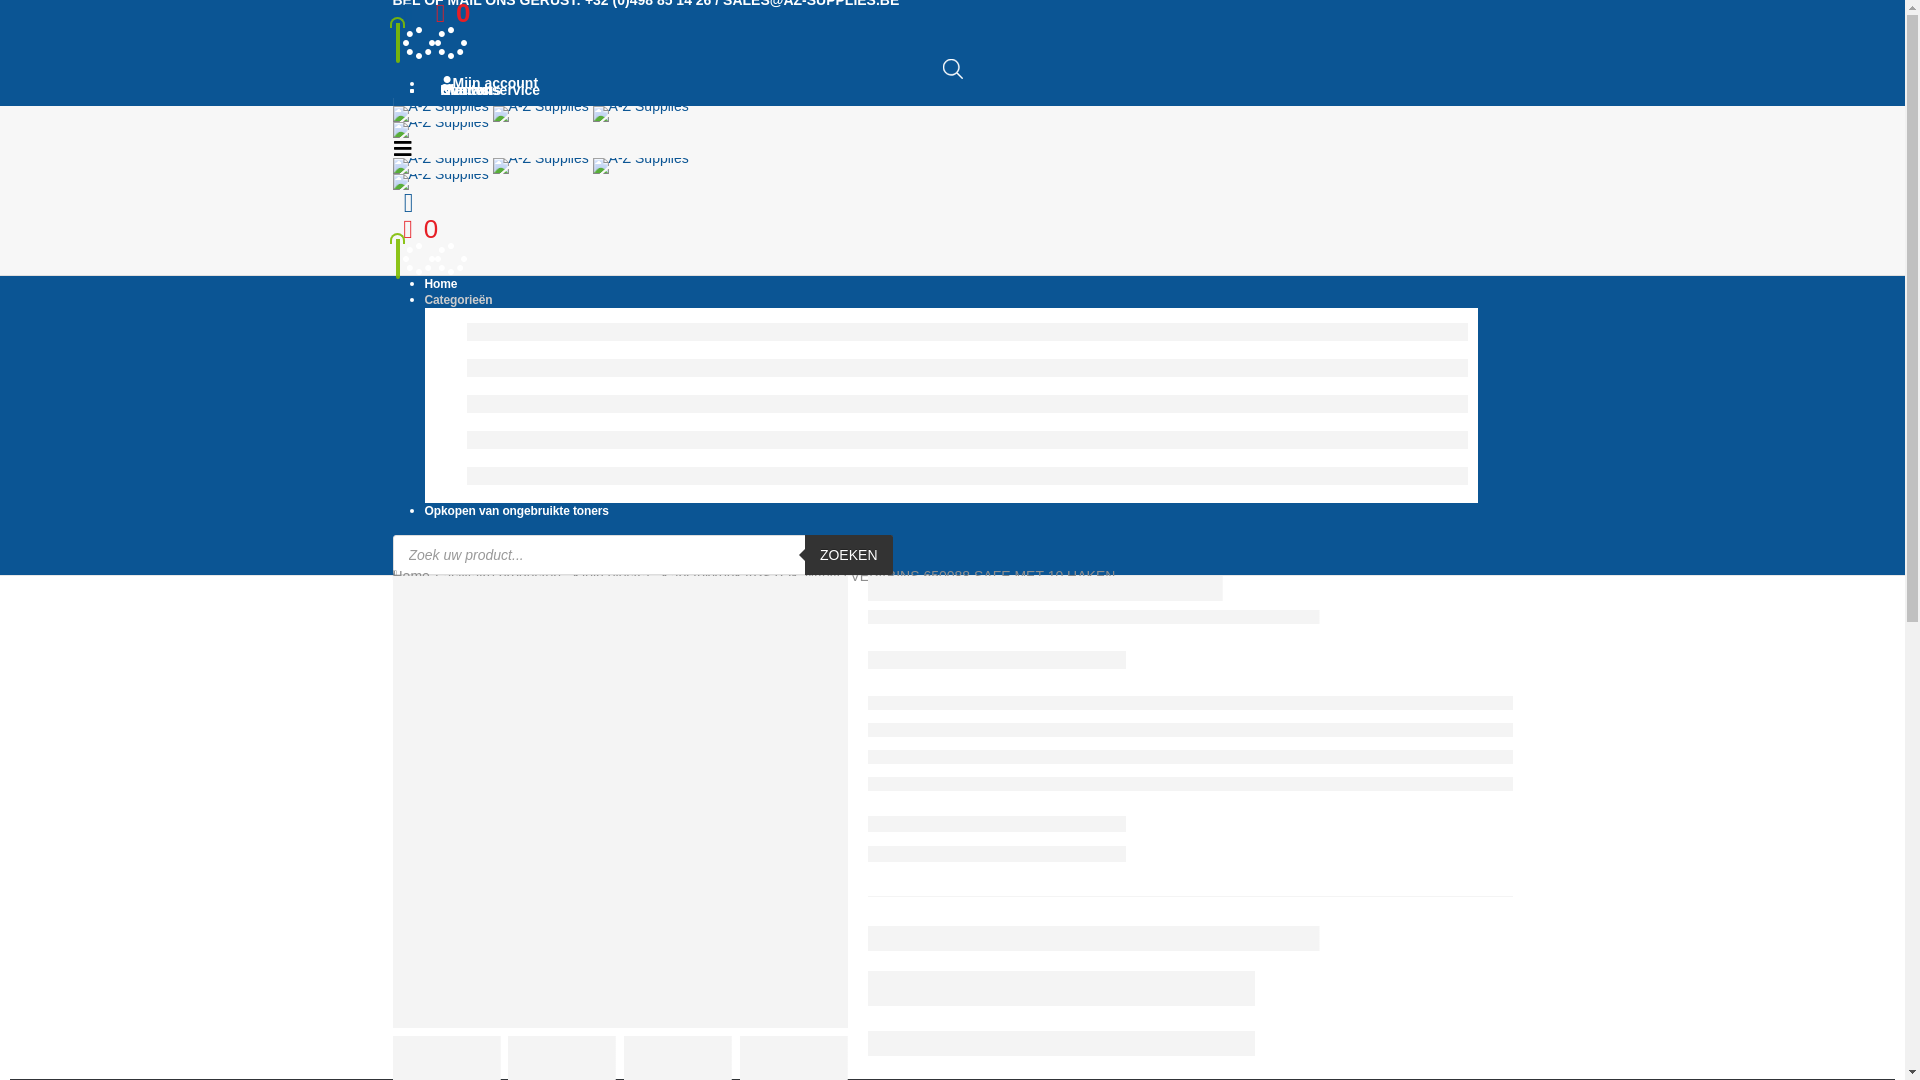 The width and height of the screenshot is (1920, 1080). I want to click on 'Nieuws', so click(459, 88).